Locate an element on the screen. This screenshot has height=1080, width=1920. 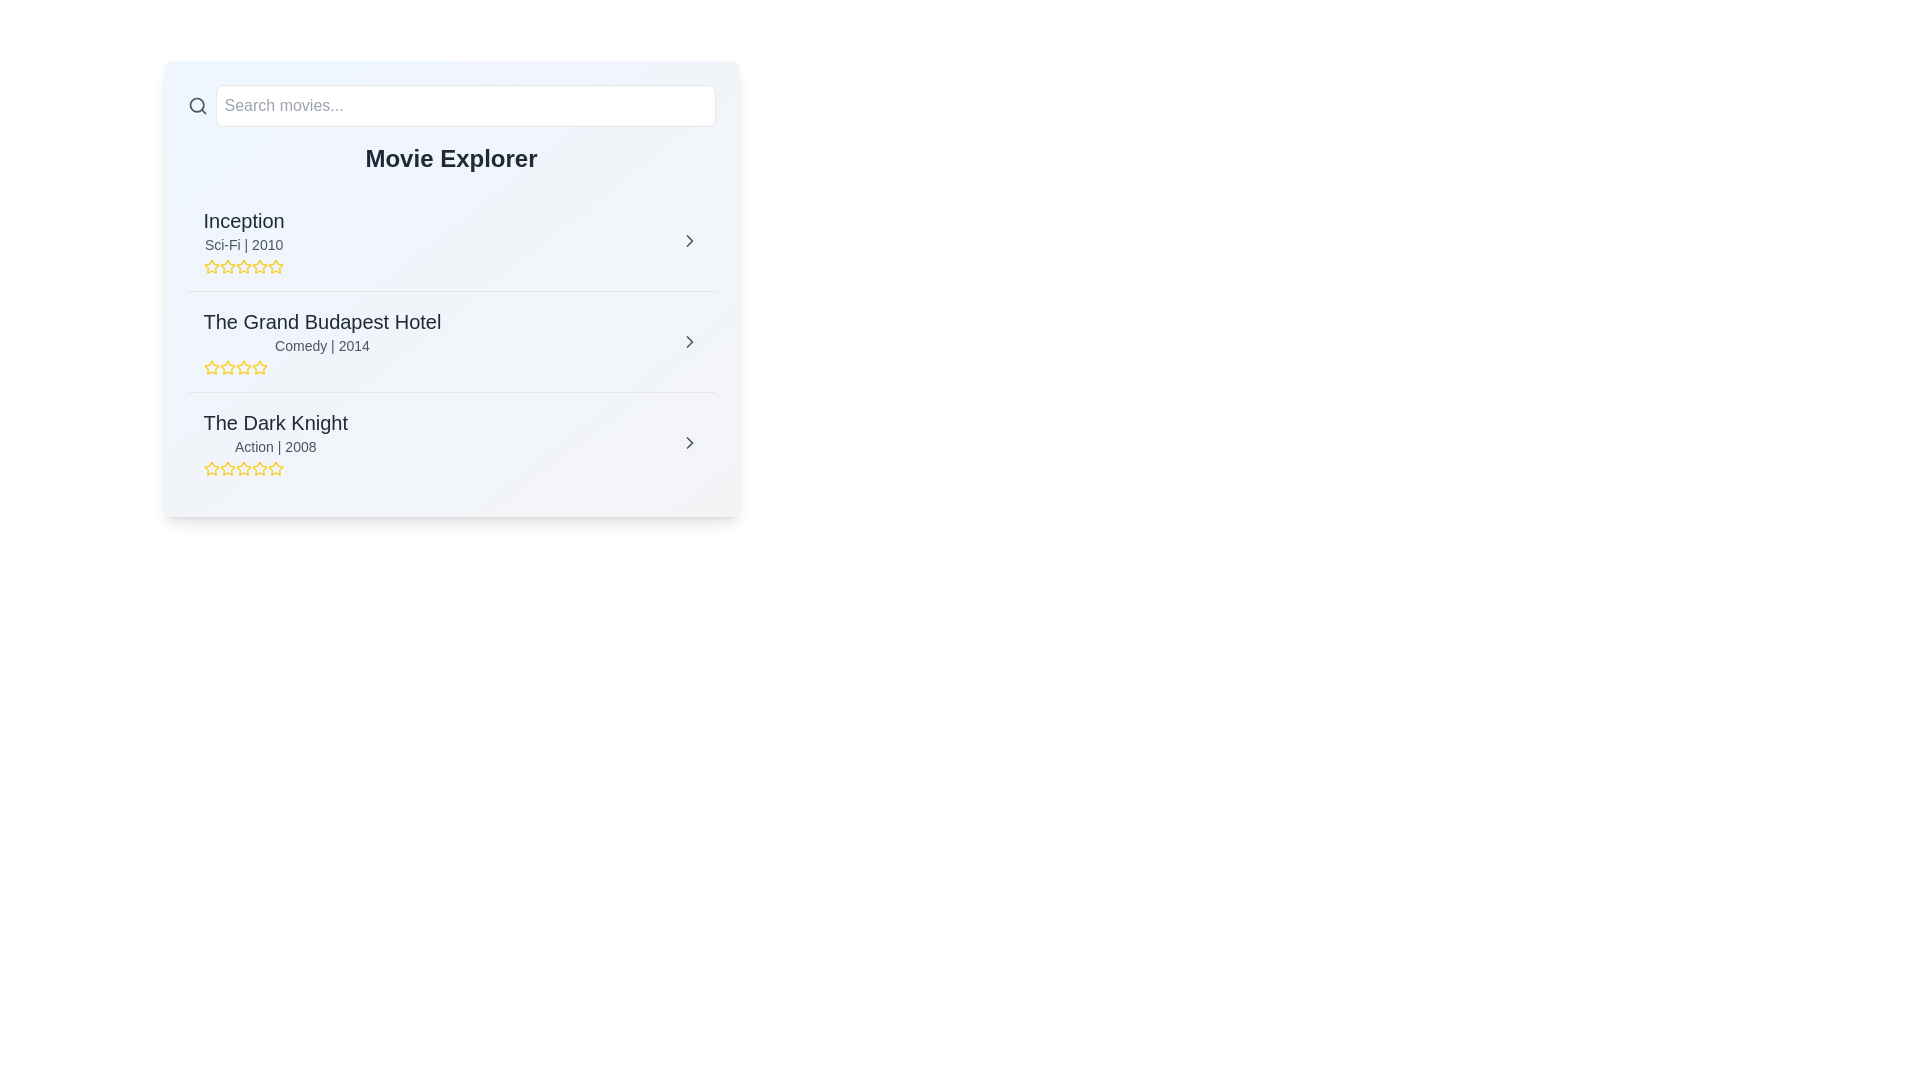
the movie titled The Dark Knight from the list is located at coordinates (689, 442).